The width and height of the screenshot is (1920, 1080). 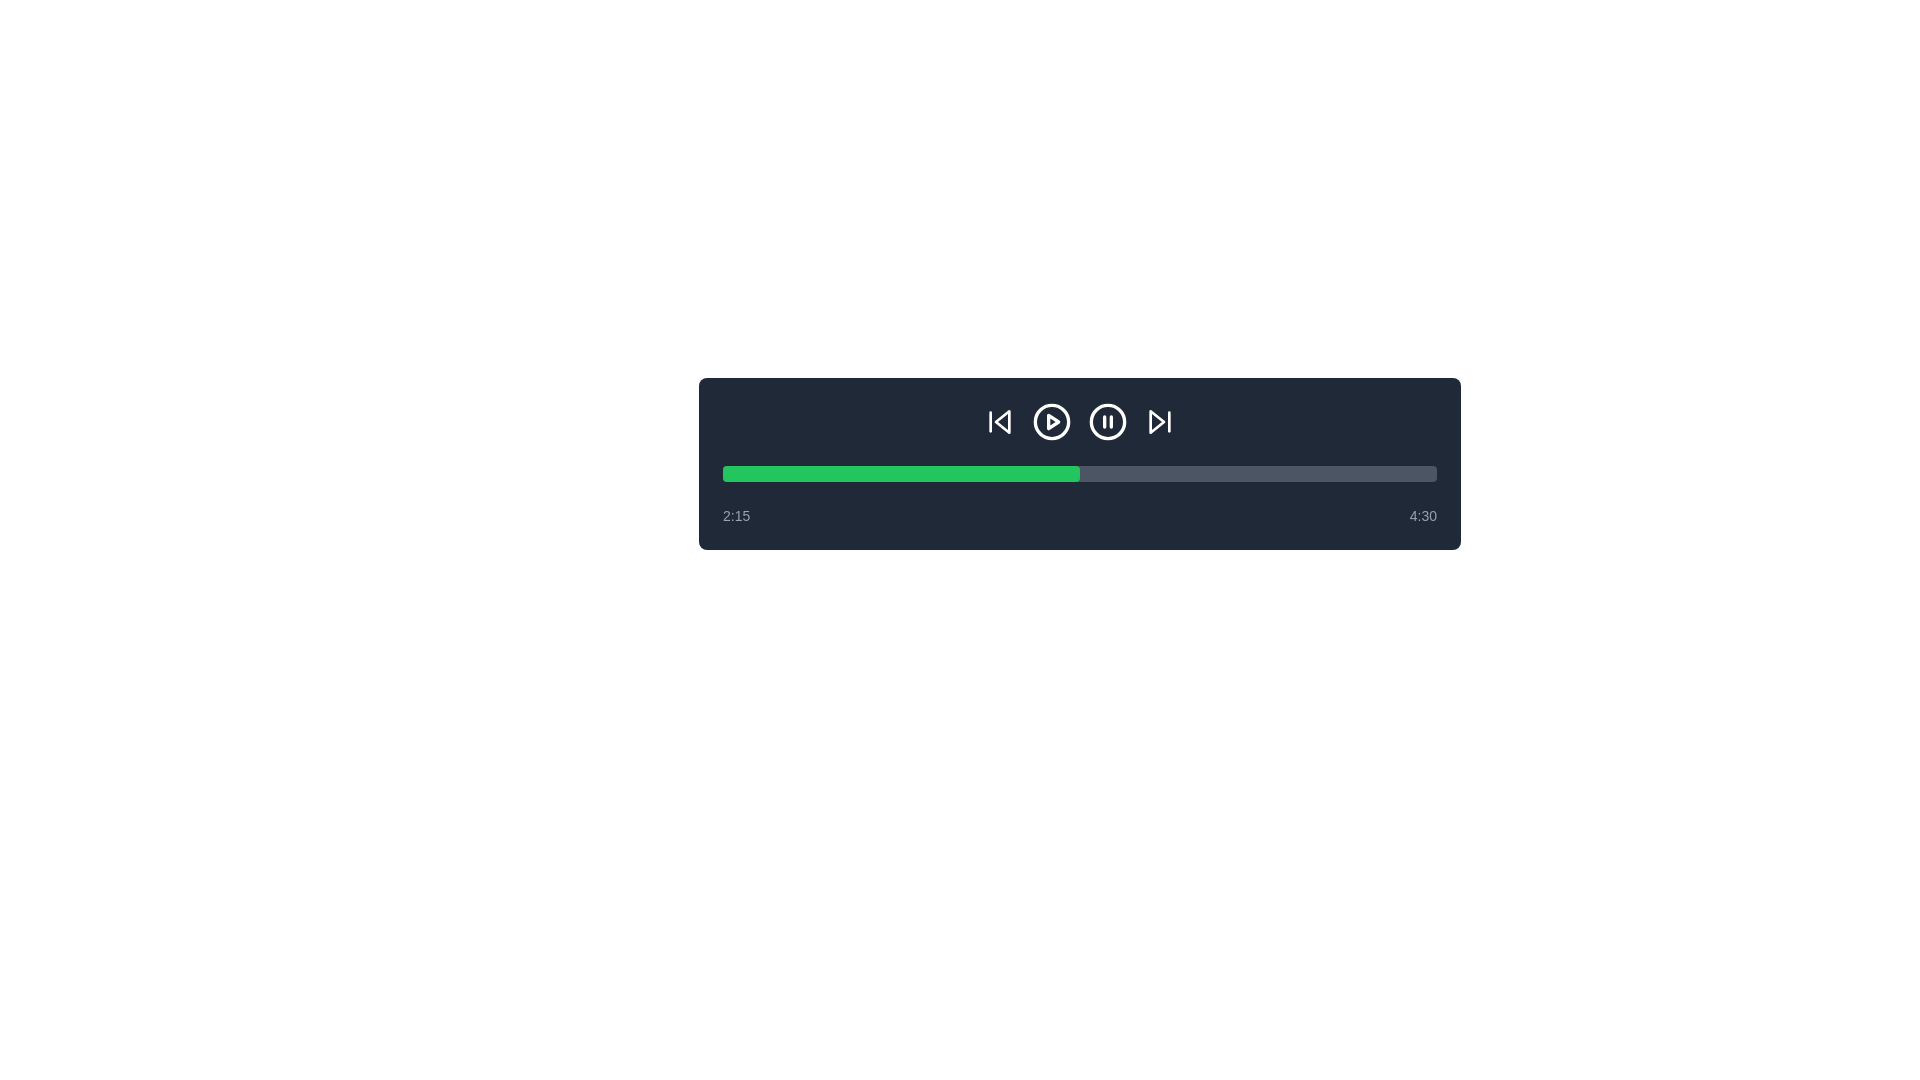 What do you see at coordinates (1050, 420) in the screenshot?
I see `the visual boundary circle that defines the play button, located in the playback controls area` at bounding box center [1050, 420].